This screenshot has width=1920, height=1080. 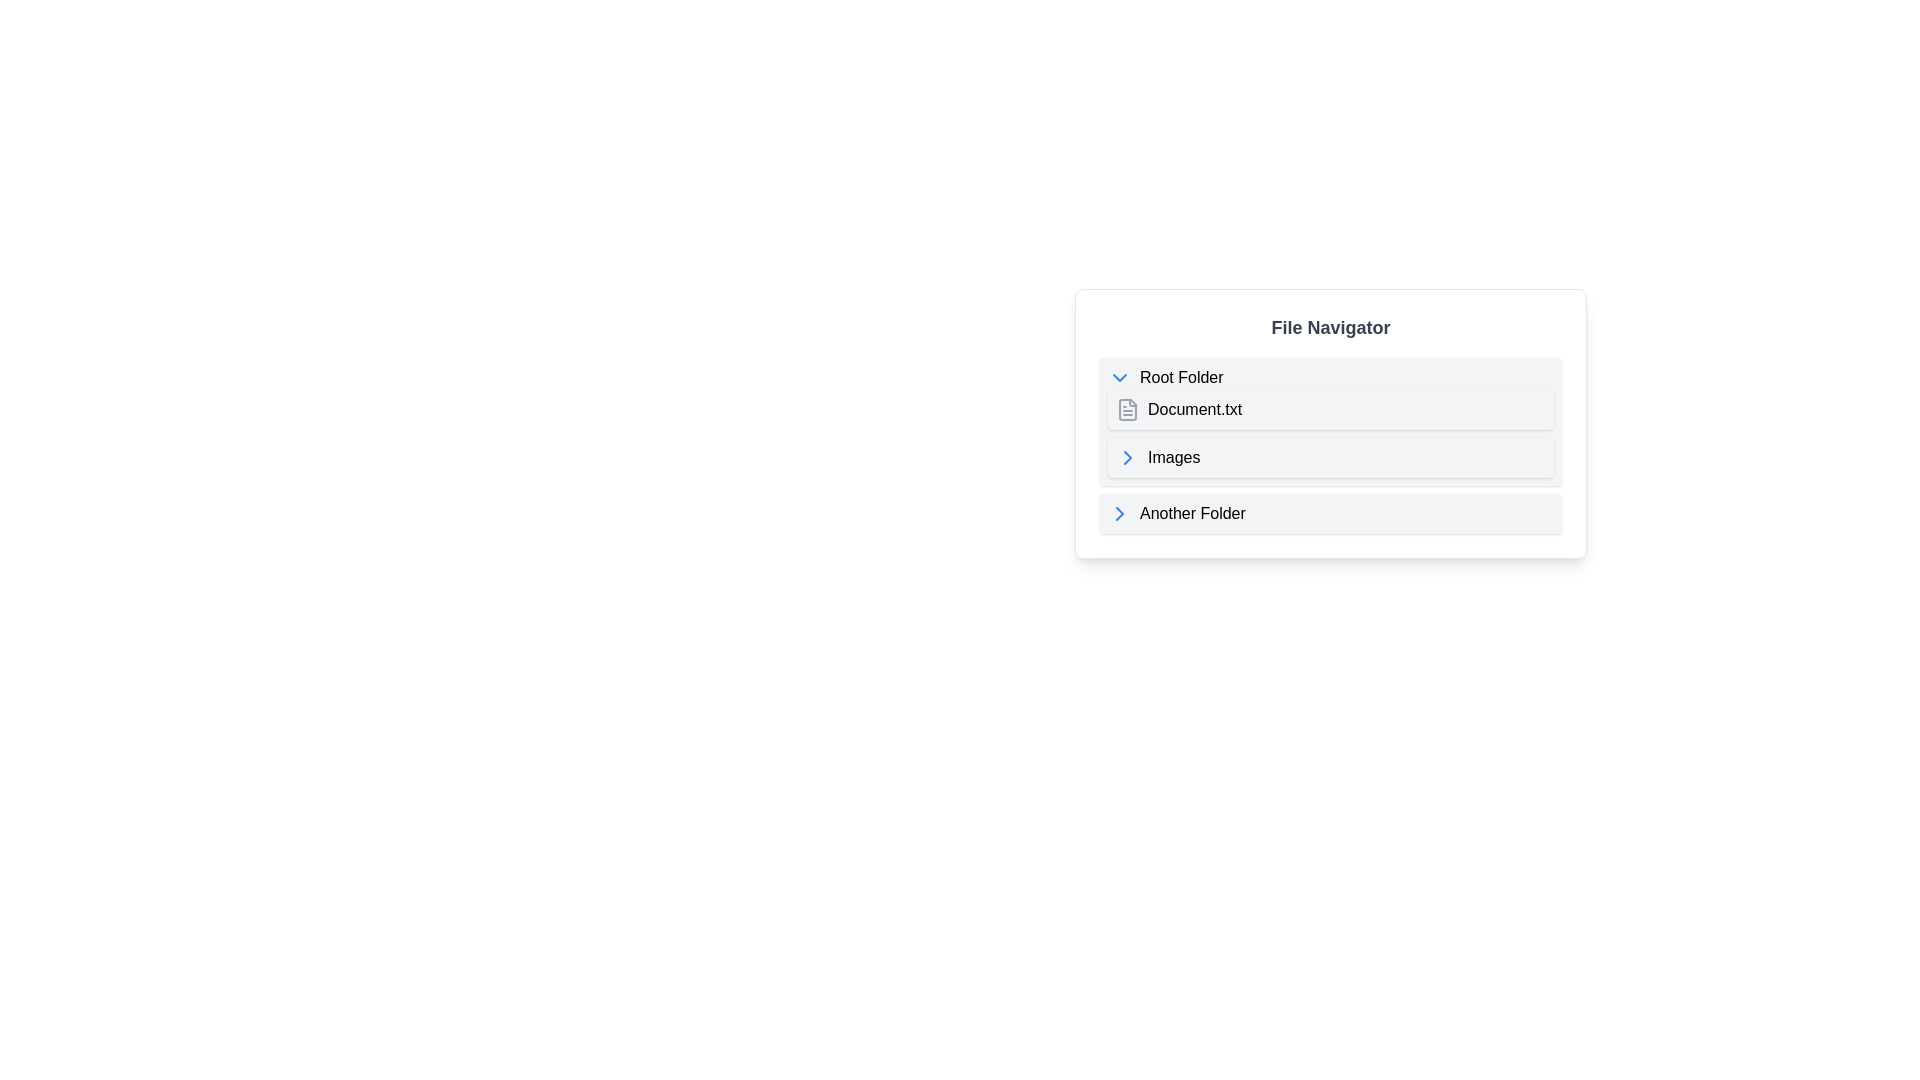 I want to click on an item within the nested directory structure of the 'File Navigator' component, so click(x=1330, y=445).